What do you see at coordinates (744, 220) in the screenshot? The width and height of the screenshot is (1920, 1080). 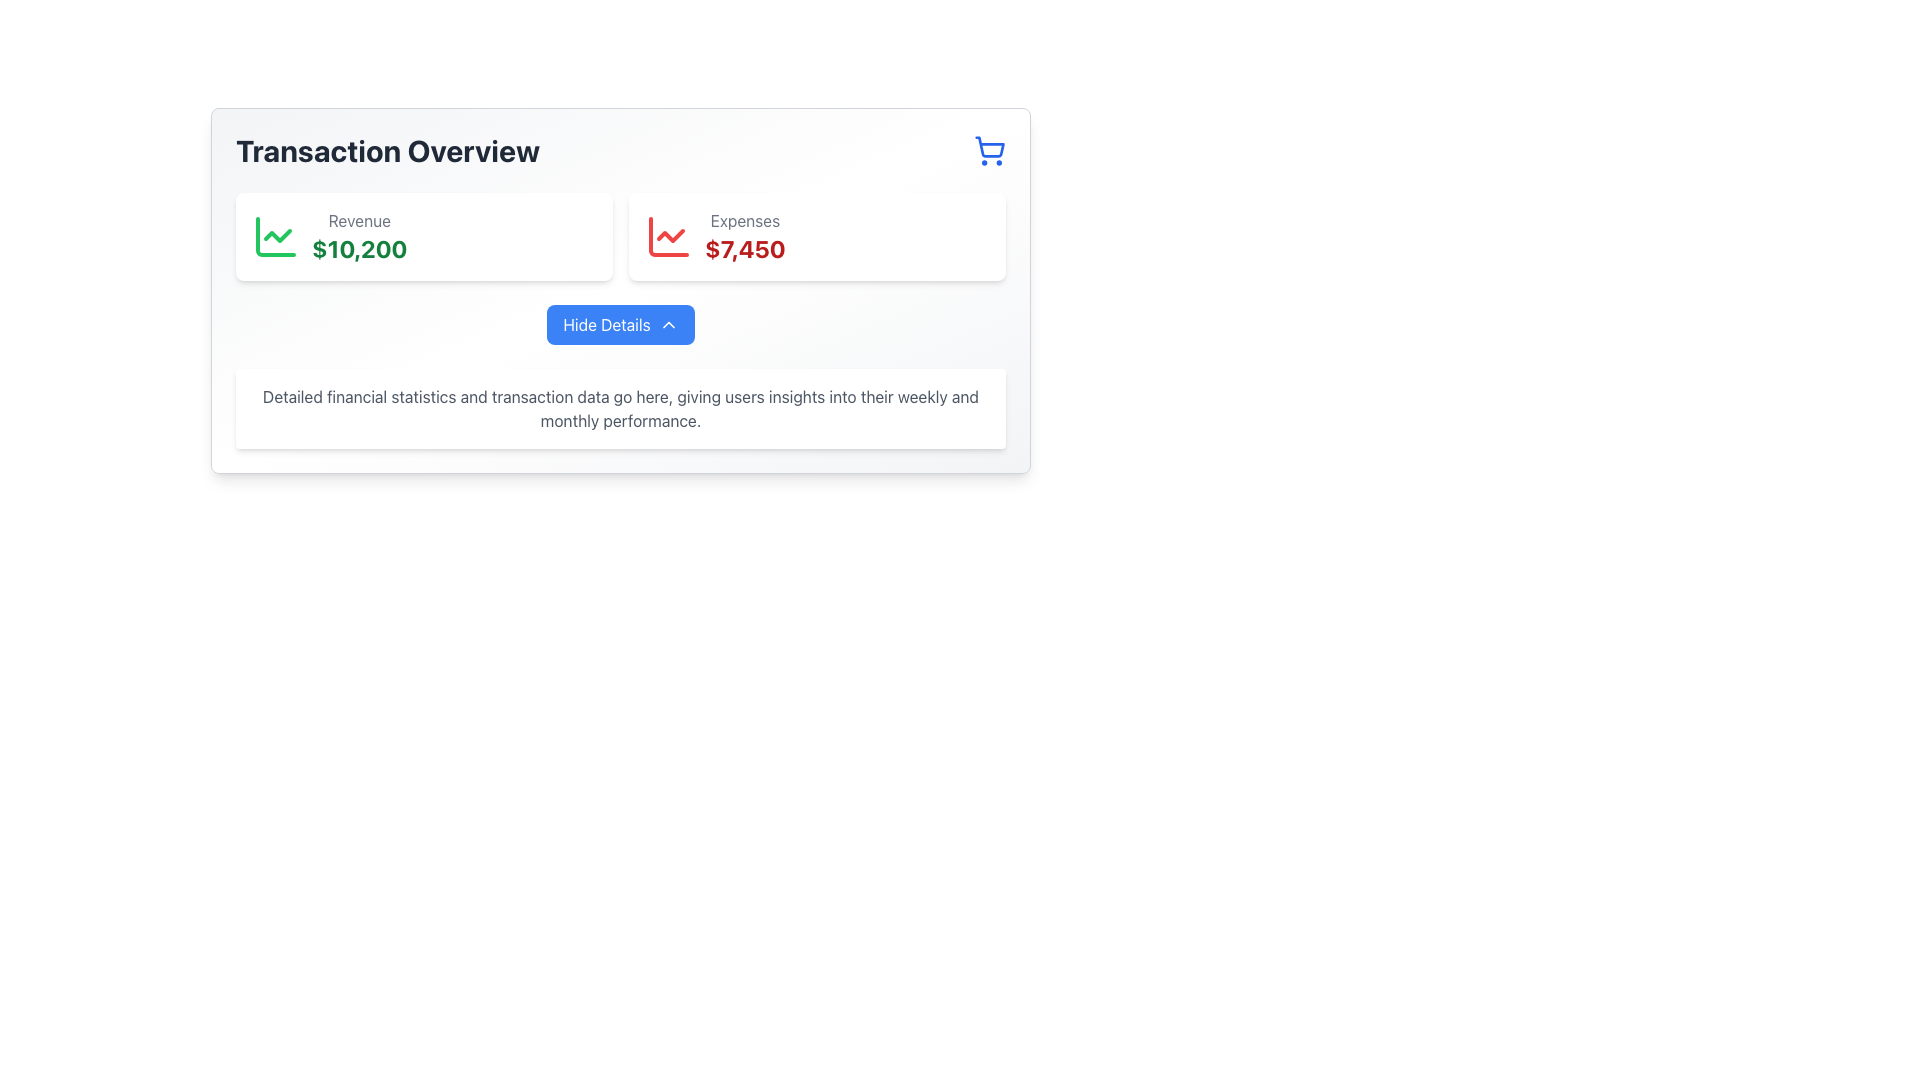 I see `the text label indicating expenses located at the top-right of the financial data card, which displays the numeric value '$7,450'` at bounding box center [744, 220].